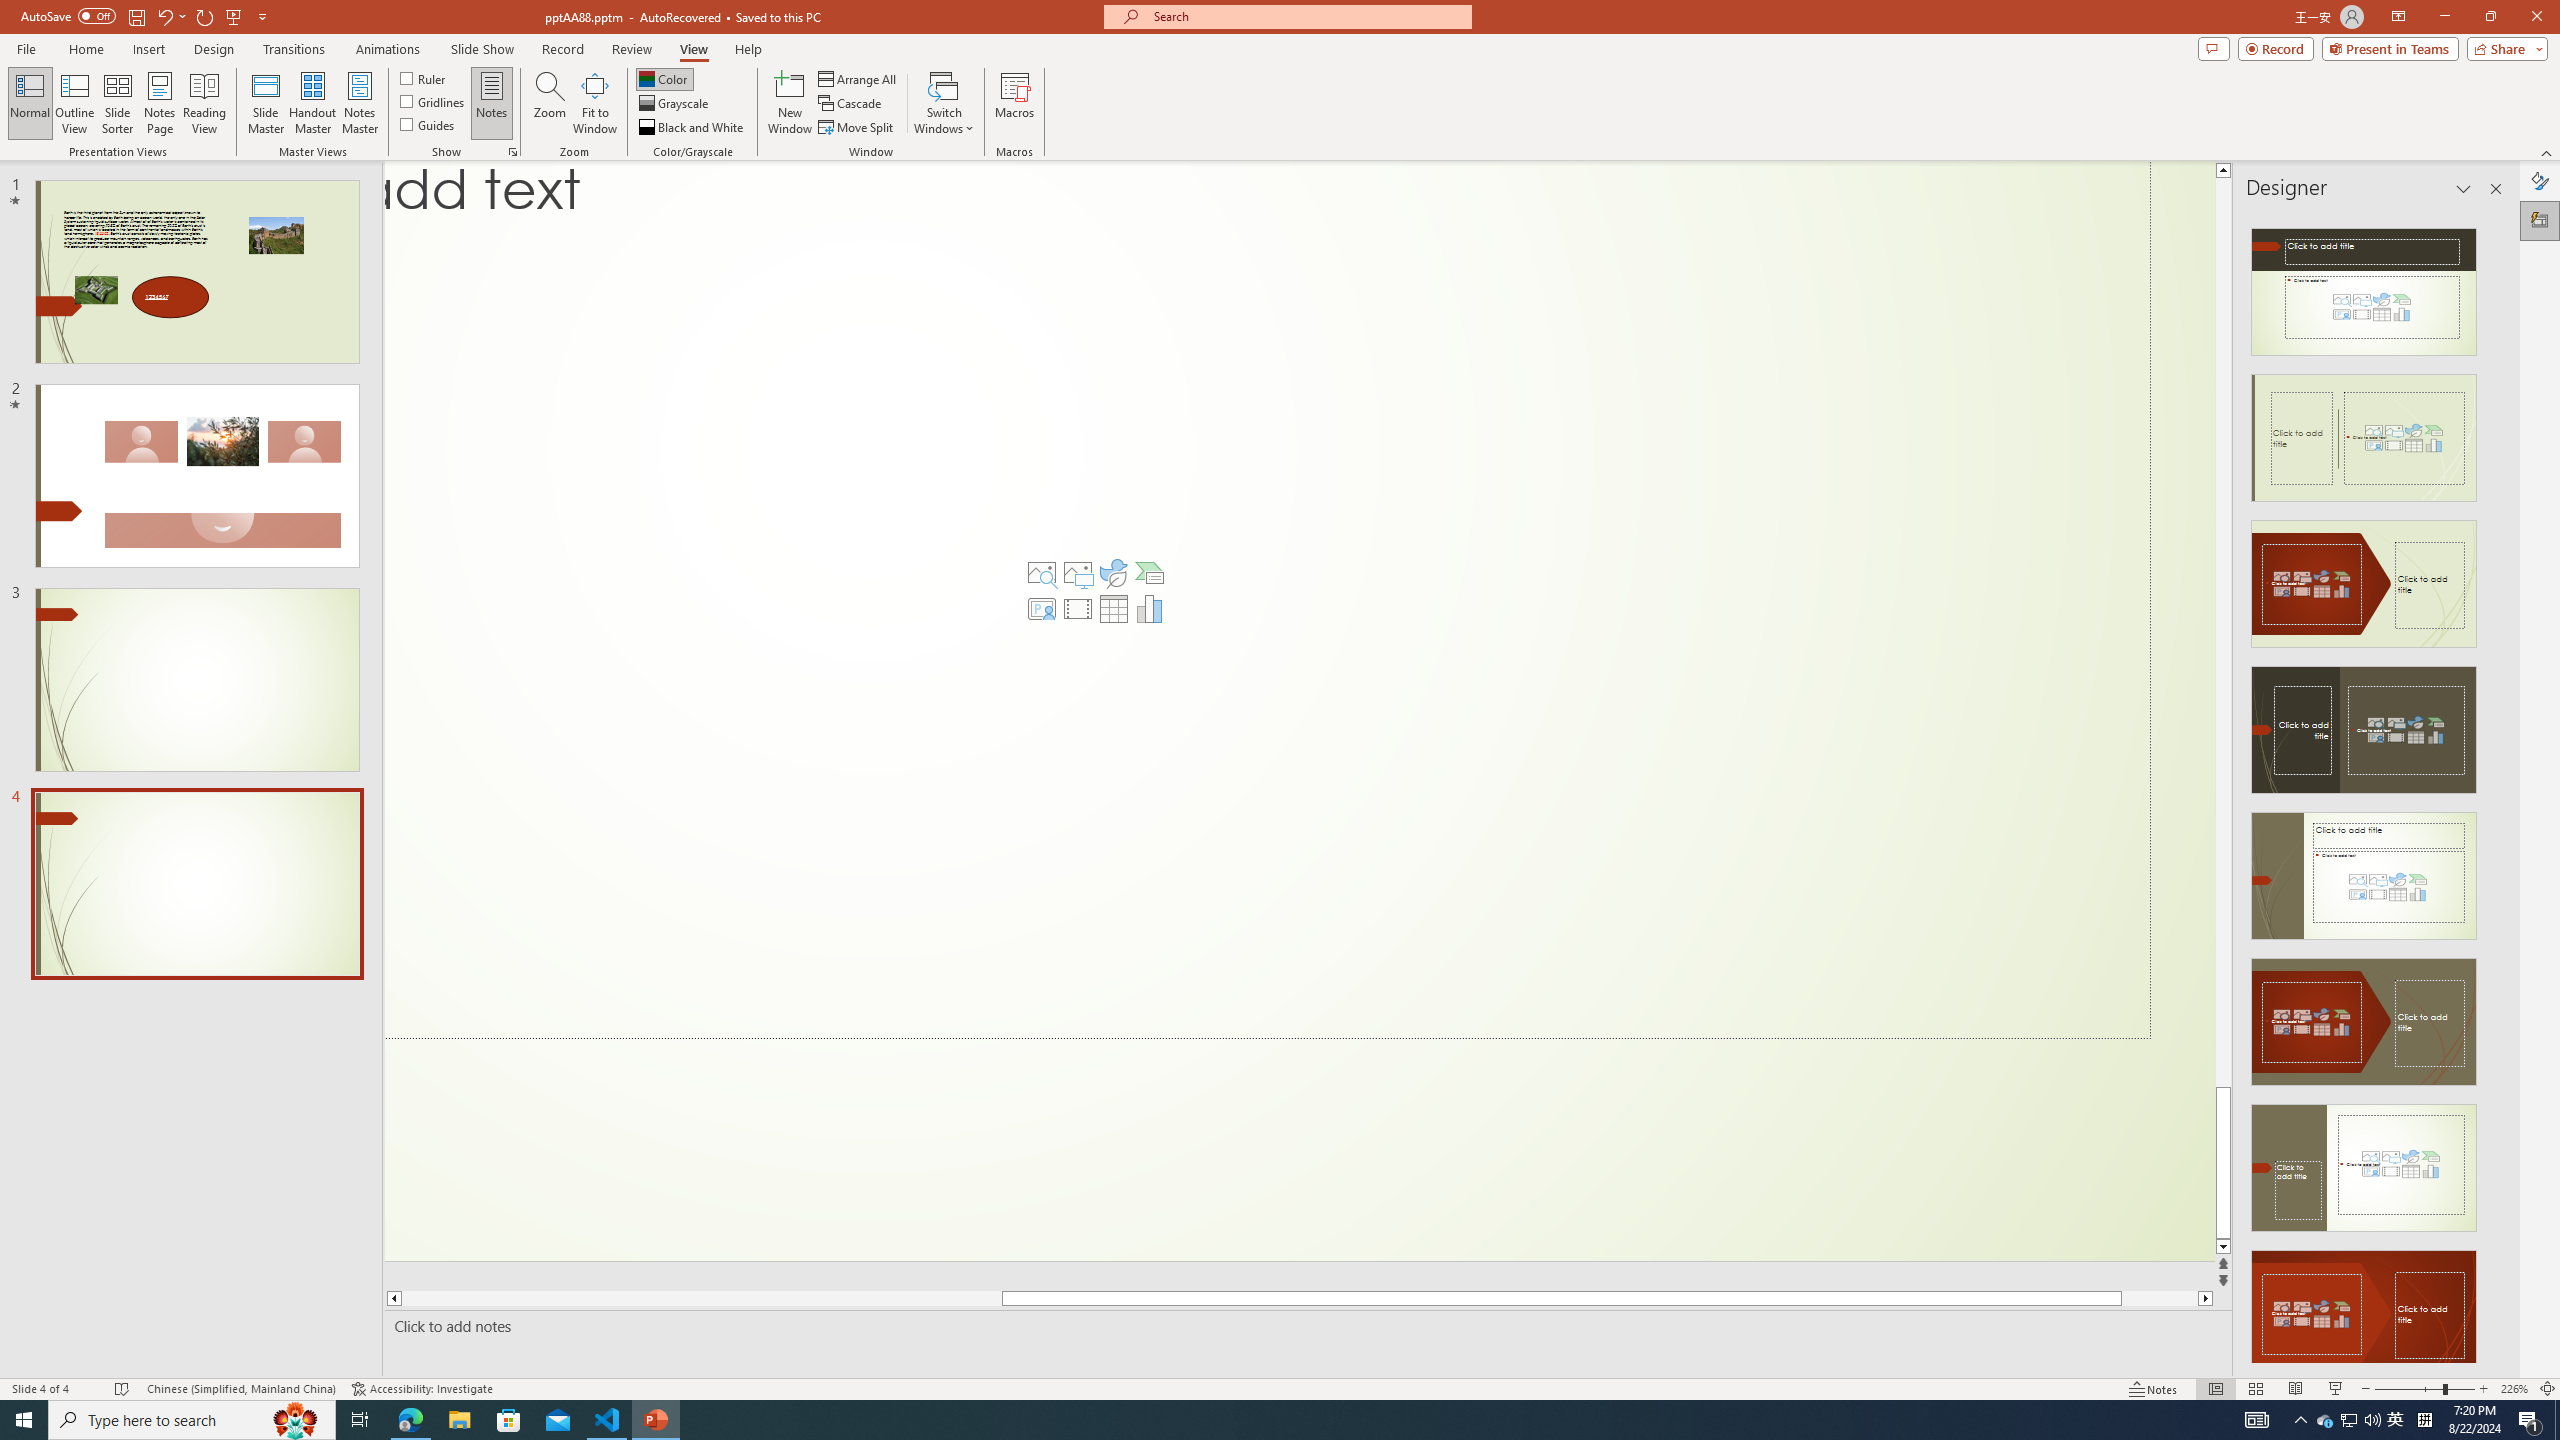 Image resolution: width=2560 pixels, height=1440 pixels. Describe the element at coordinates (857, 78) in the screenshot. I see `'Arrange All'` at that location.